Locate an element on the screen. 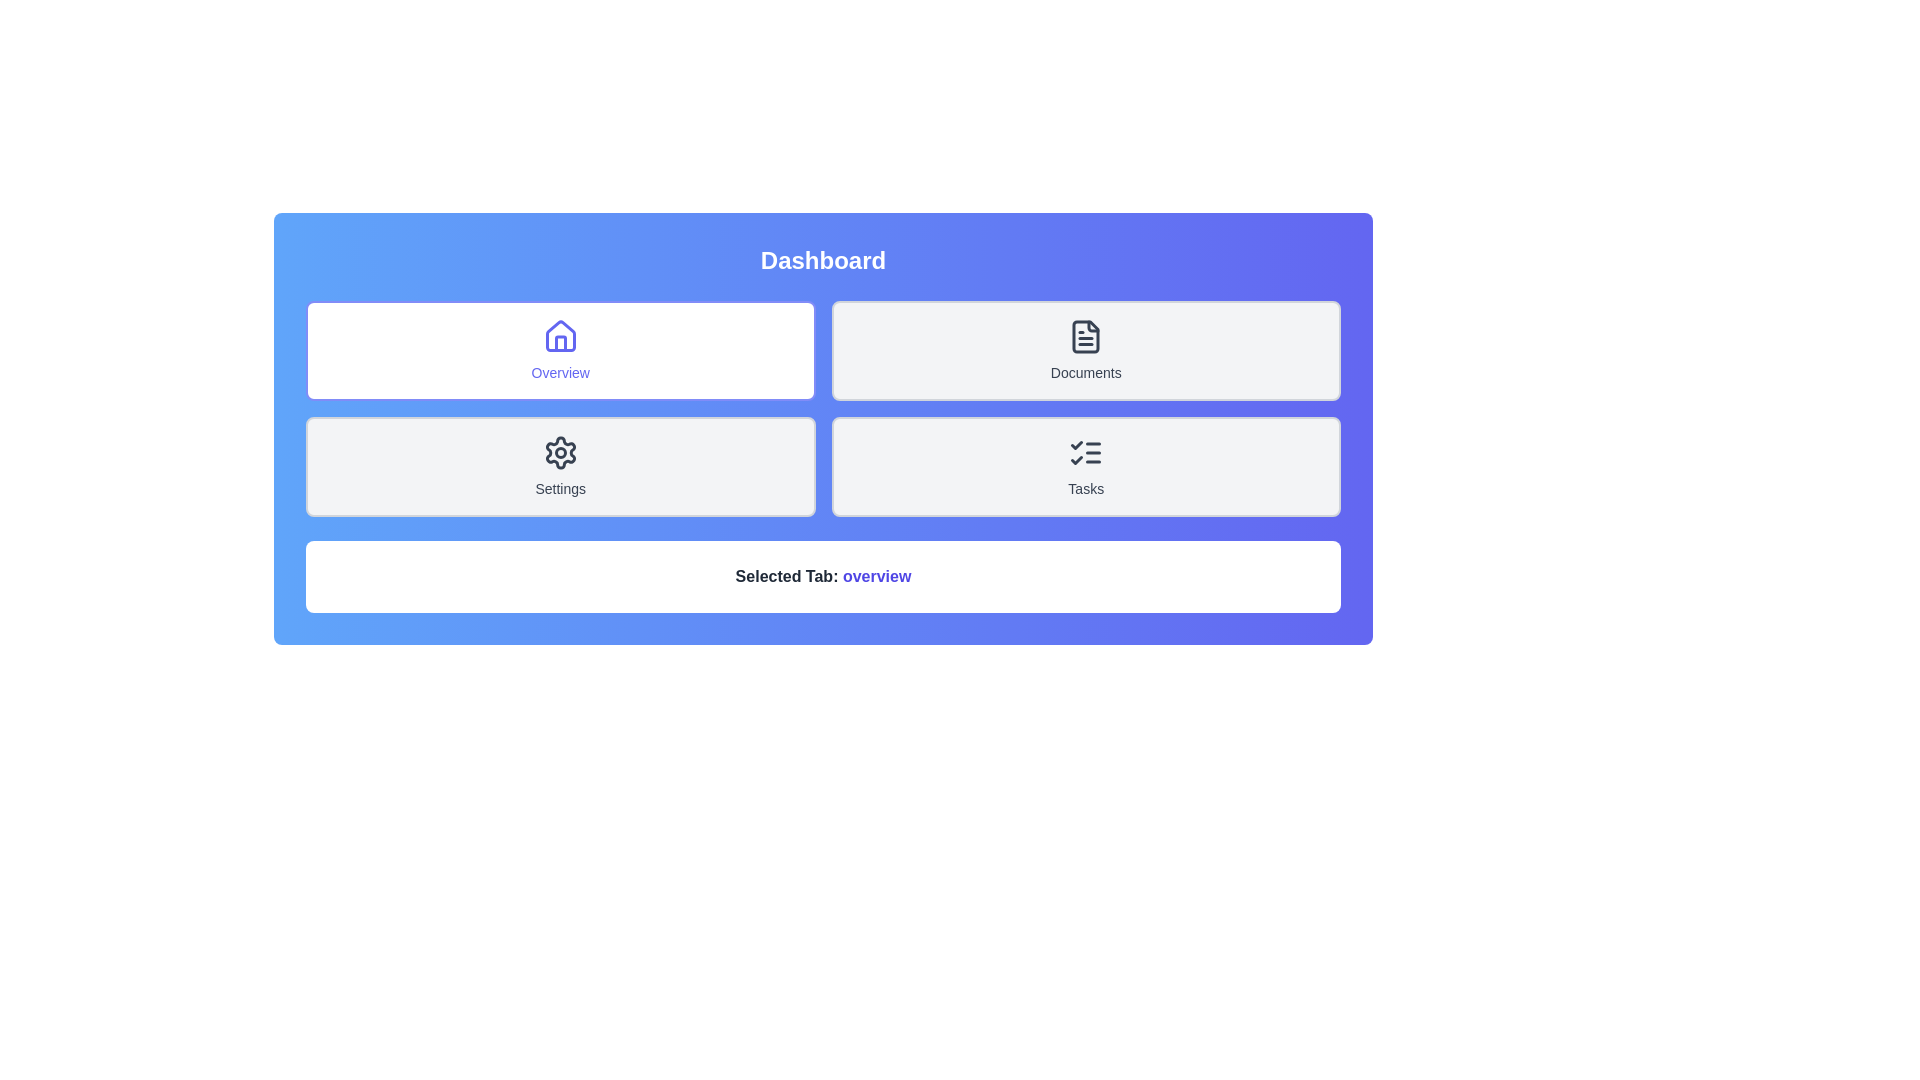 The width and height of the screenshot is (1920, 1080). the document icon located in the second row, first column of the dashboard grid layout is located at coordinates (1085, 335).